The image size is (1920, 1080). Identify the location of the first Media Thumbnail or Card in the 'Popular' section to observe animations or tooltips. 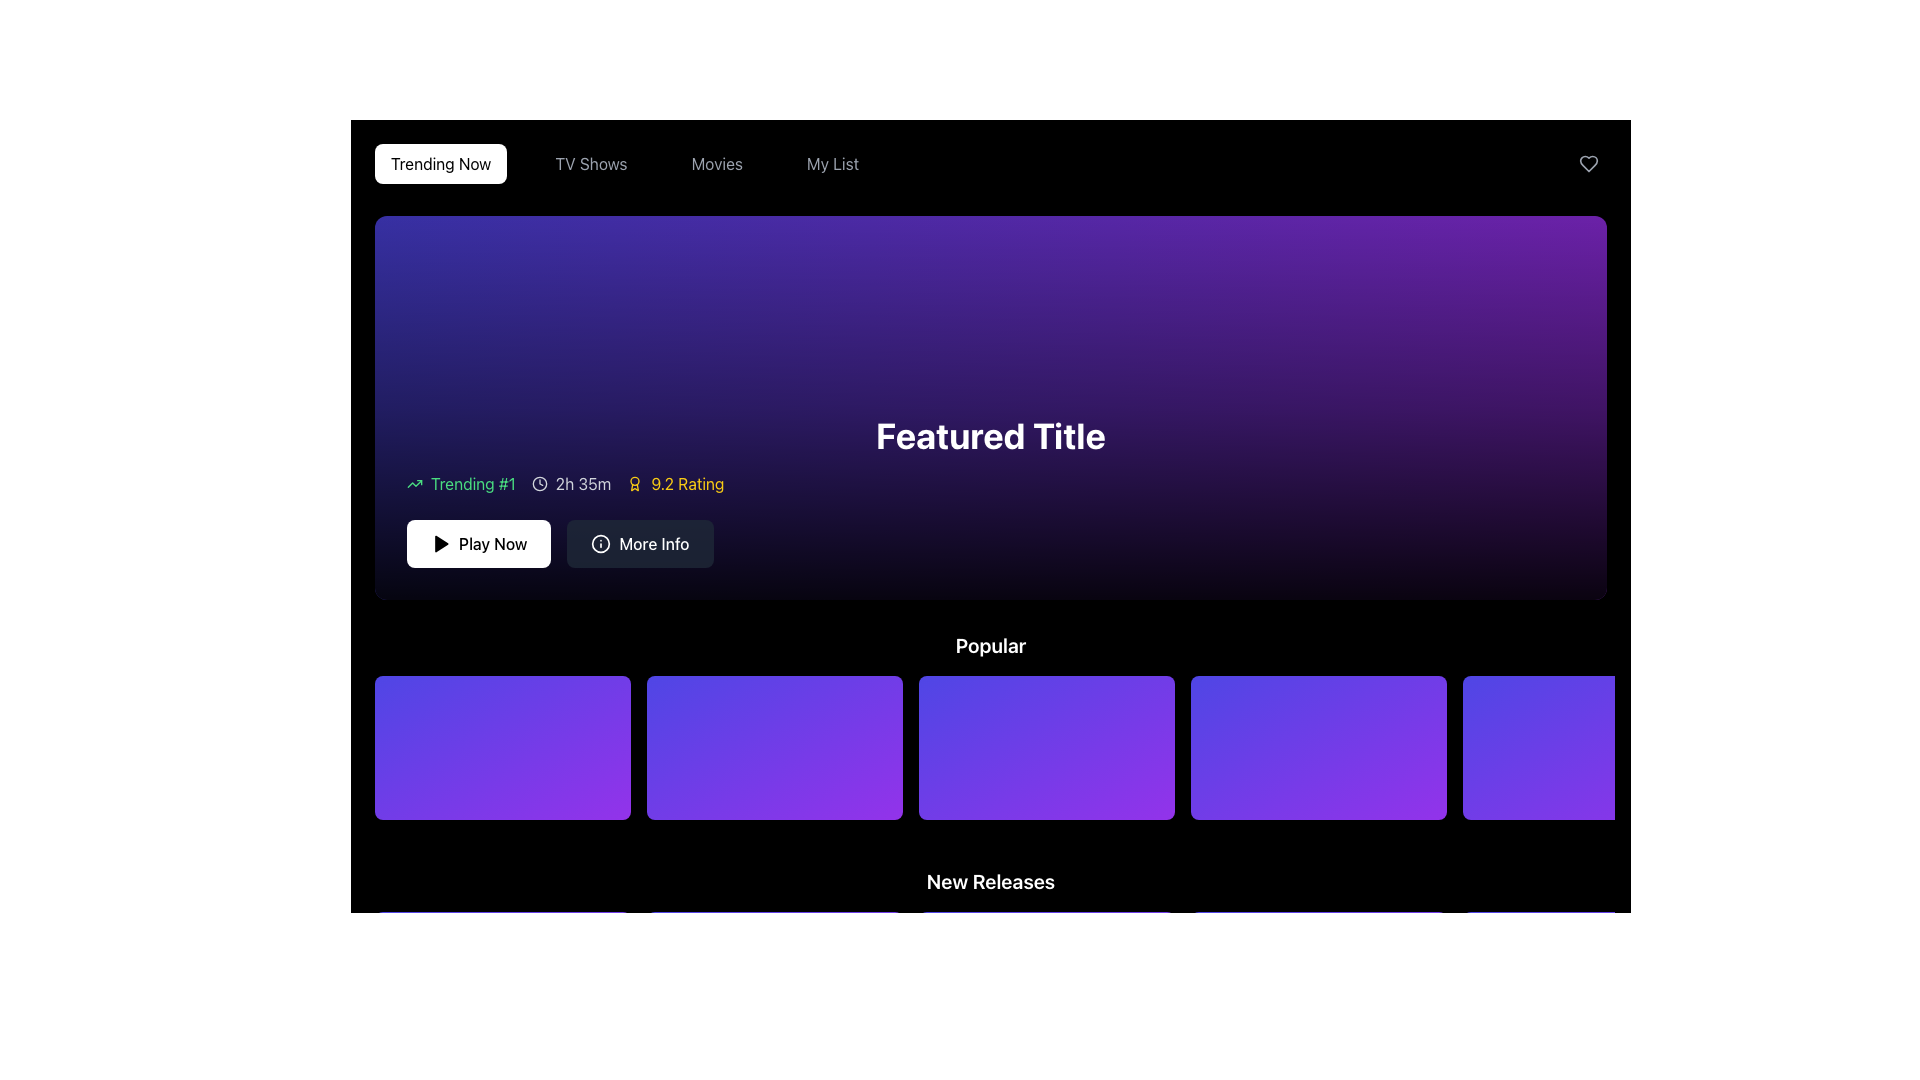
(503, 748).